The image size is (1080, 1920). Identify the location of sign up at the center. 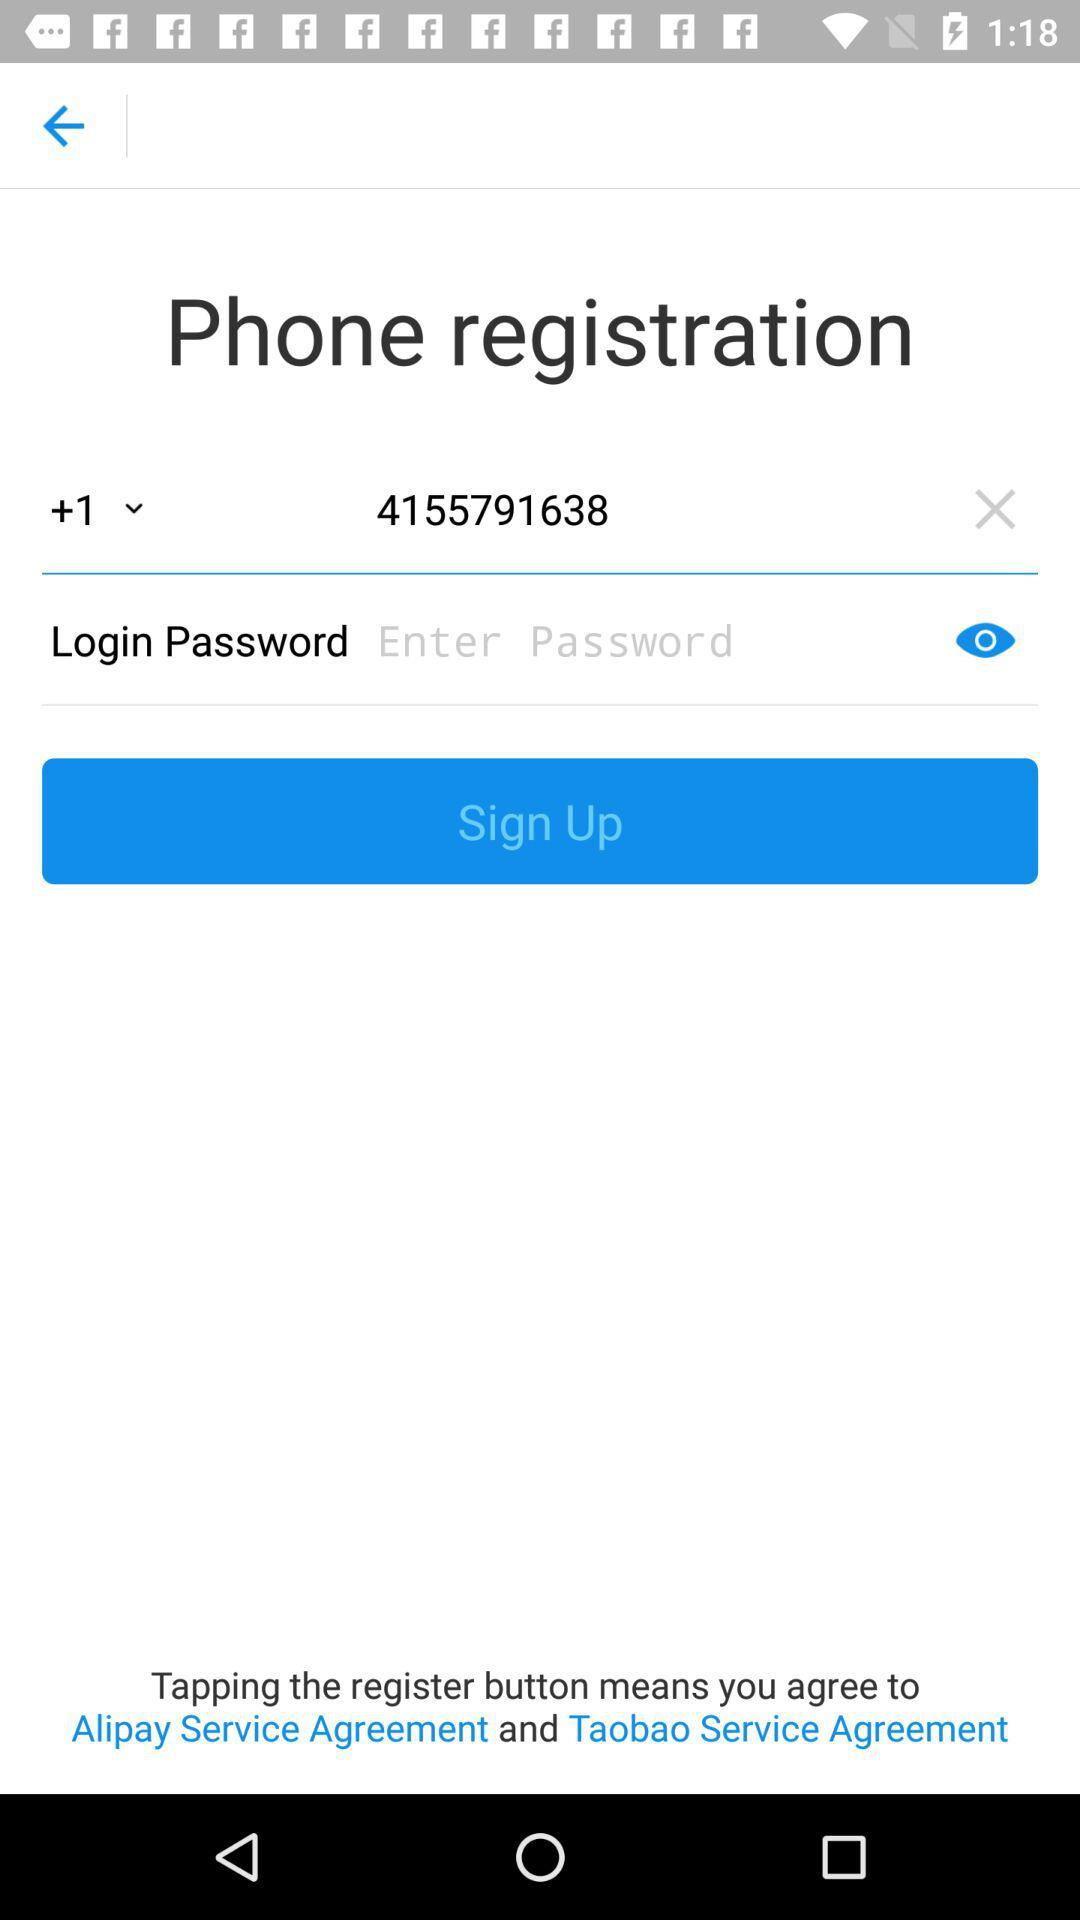
(540, 821).